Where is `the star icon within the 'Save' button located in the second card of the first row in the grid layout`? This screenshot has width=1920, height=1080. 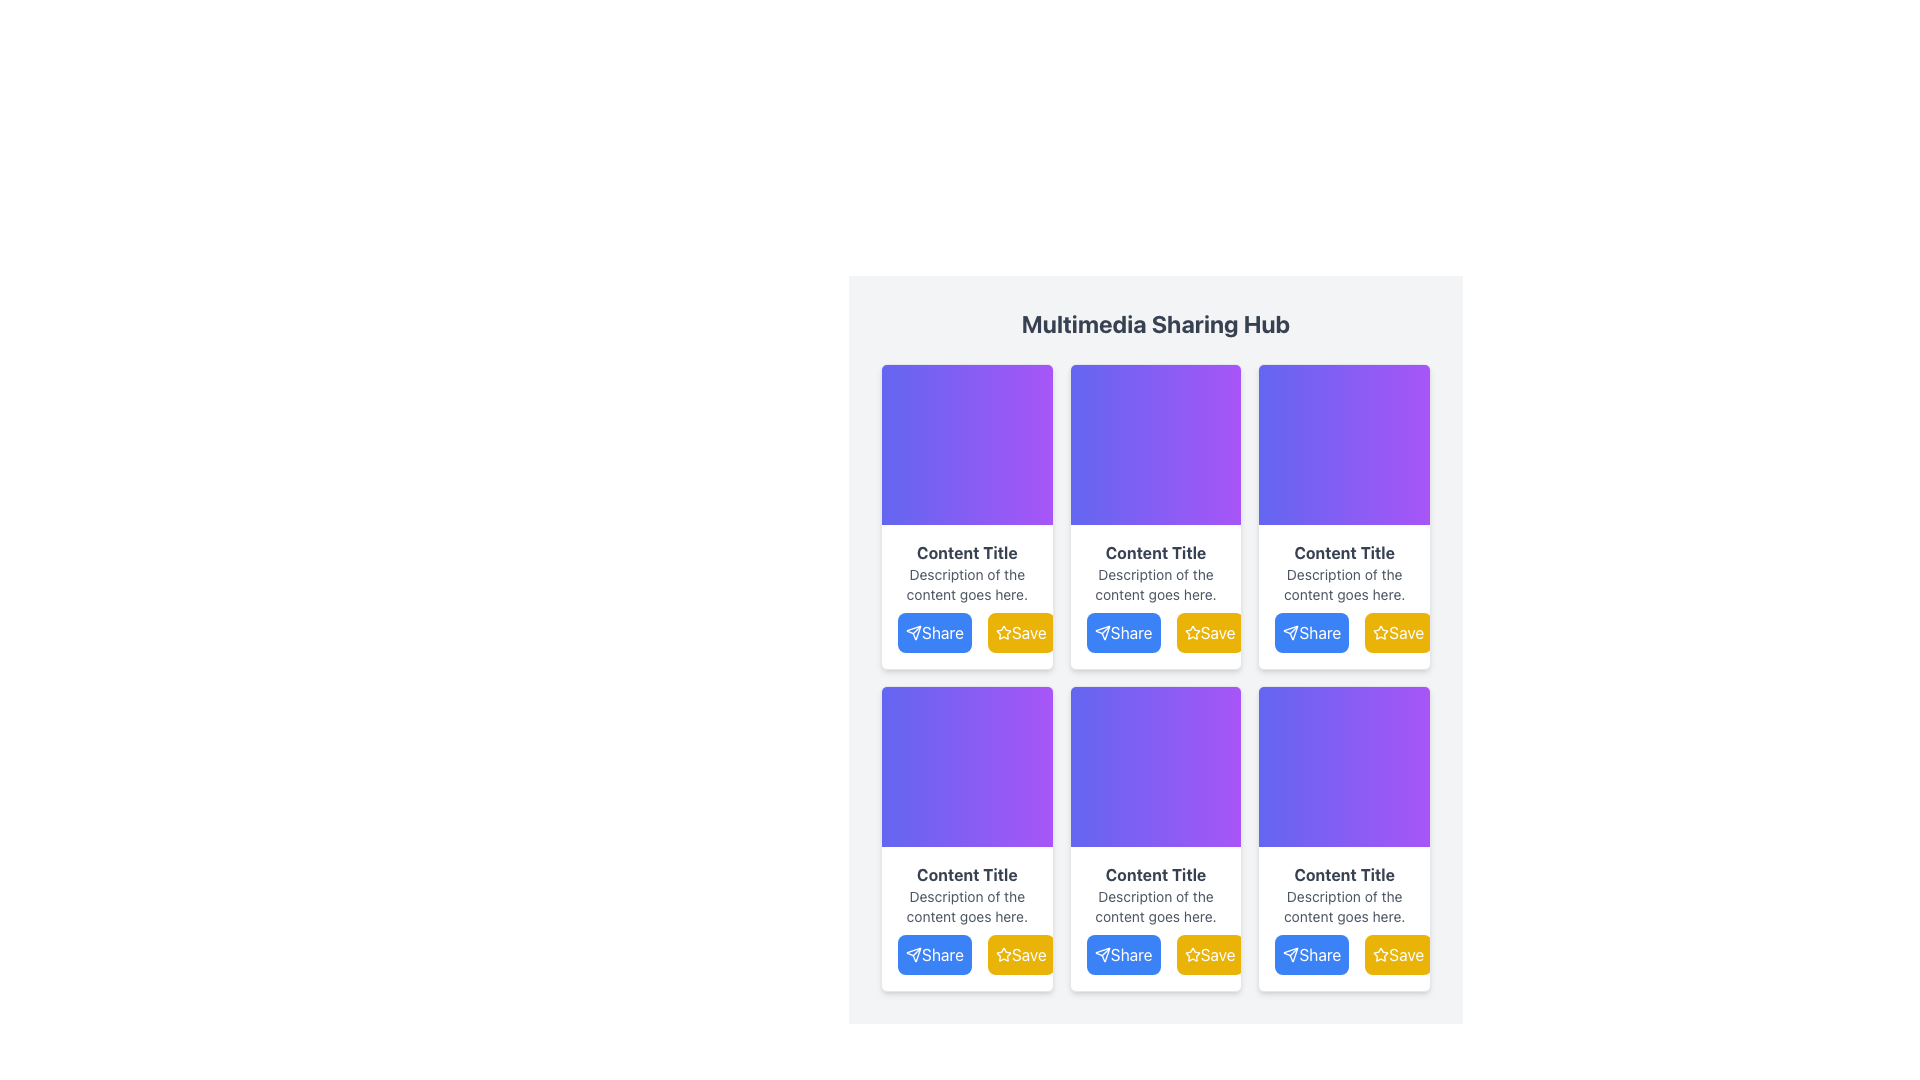
the star icon within the 'Save' button located in the second card of the first row in the grid layout is located at coordinates (1191, 632).